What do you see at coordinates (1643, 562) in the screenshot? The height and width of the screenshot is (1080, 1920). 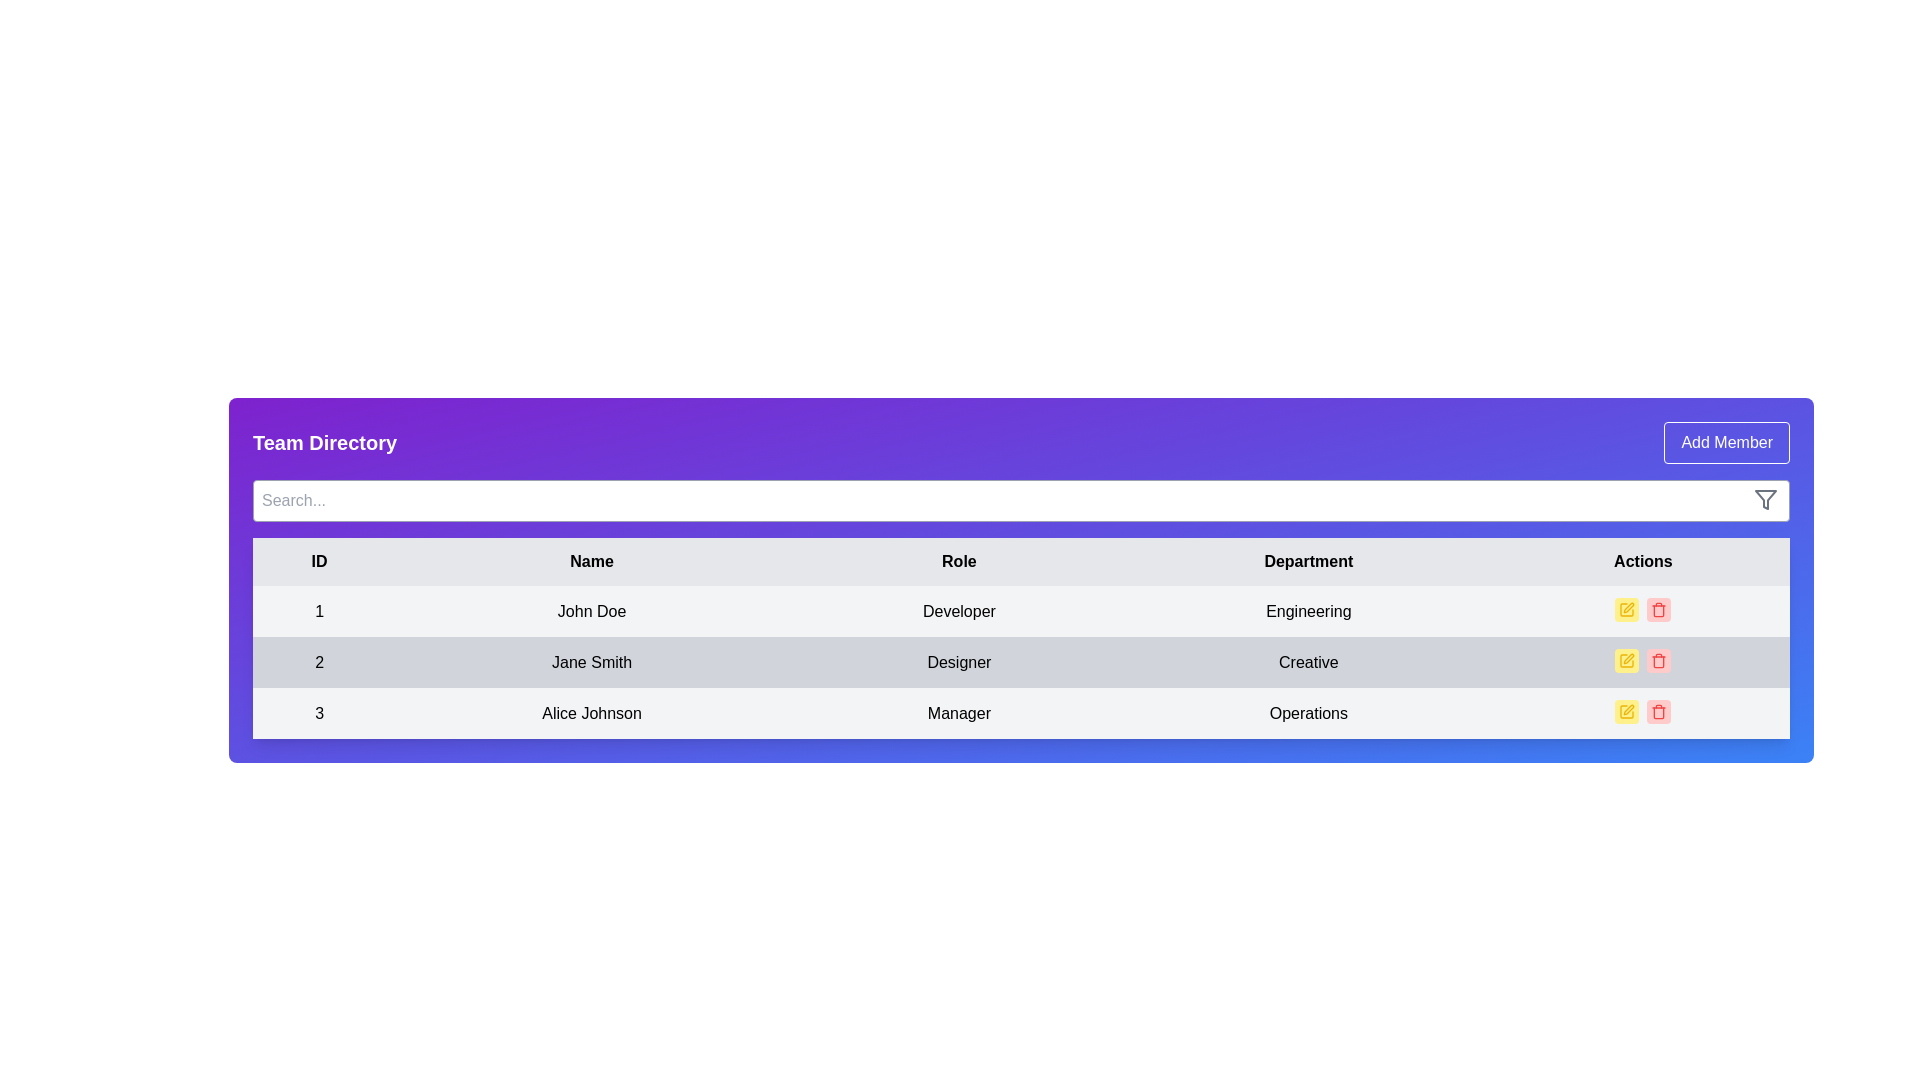 I see `the text label displaying 'Actions' in bold black text, located in the far right of the table header row` at bounding box center [1643, 562].